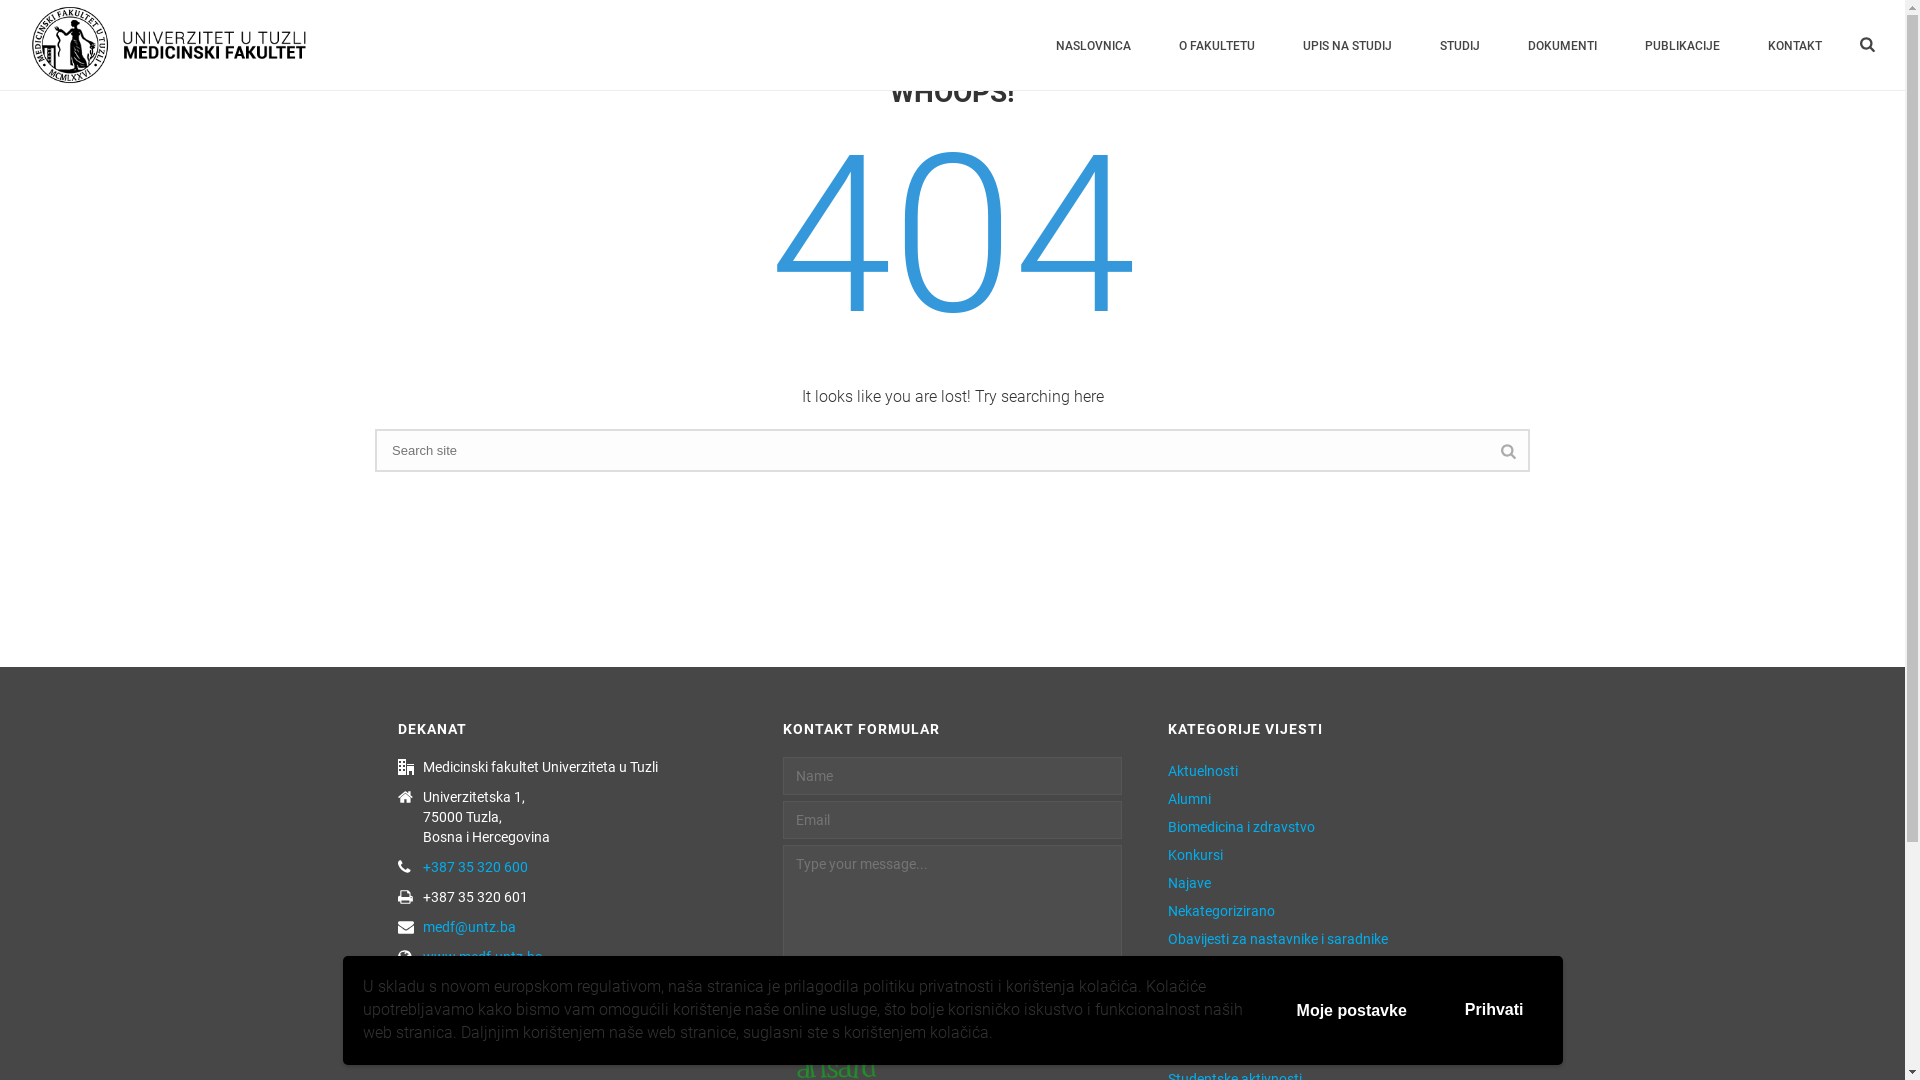 This screenshot has width=1920, height=1080. What do you see at coordinates (1459, 45) in the screenshot?
I see `'STUDIJ'` at bounding box center [1459, 45].